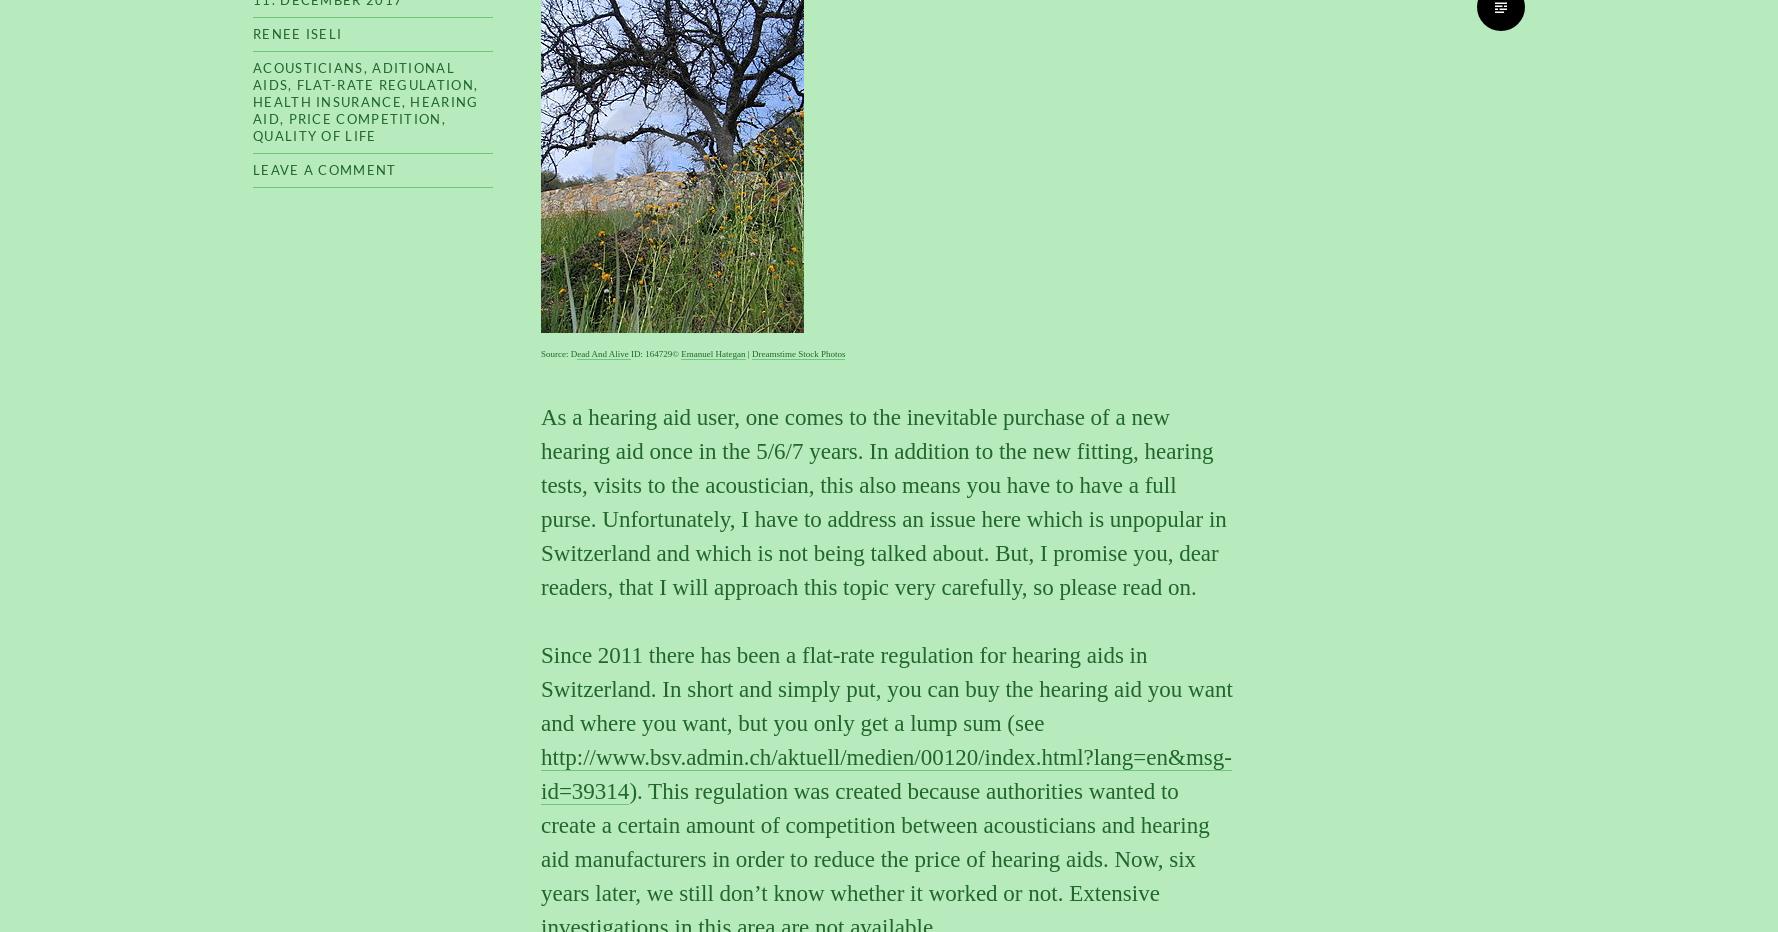  Describe the element at coordinates (555, 352) in the screenshot. I see `'Source:'` at that location.